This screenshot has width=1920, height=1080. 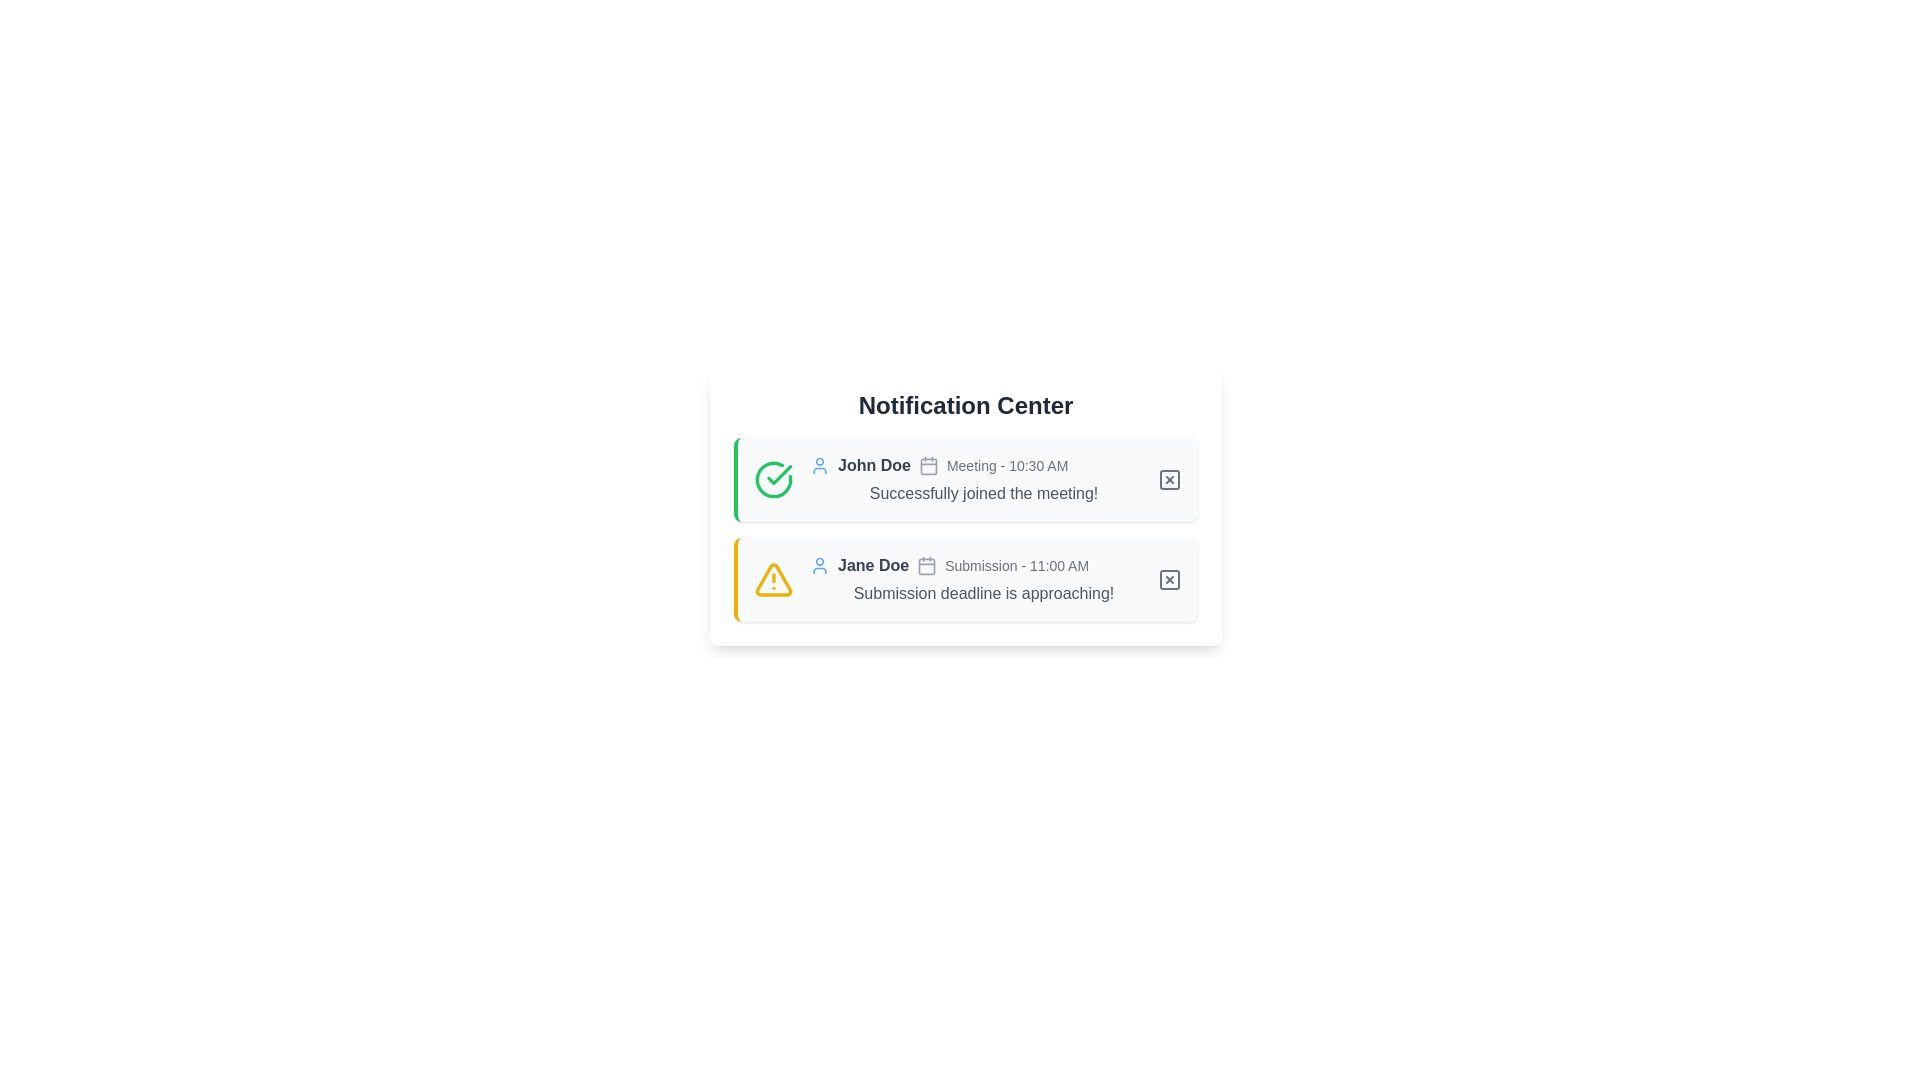 What do you see at coordinates (927, 466) in the screenshot?
I see `the calendar icon located to the right of 'John Doe' and preceding 'Meeting - 10:30 AM' in the top notification entry` at bounding box center [927, 466].